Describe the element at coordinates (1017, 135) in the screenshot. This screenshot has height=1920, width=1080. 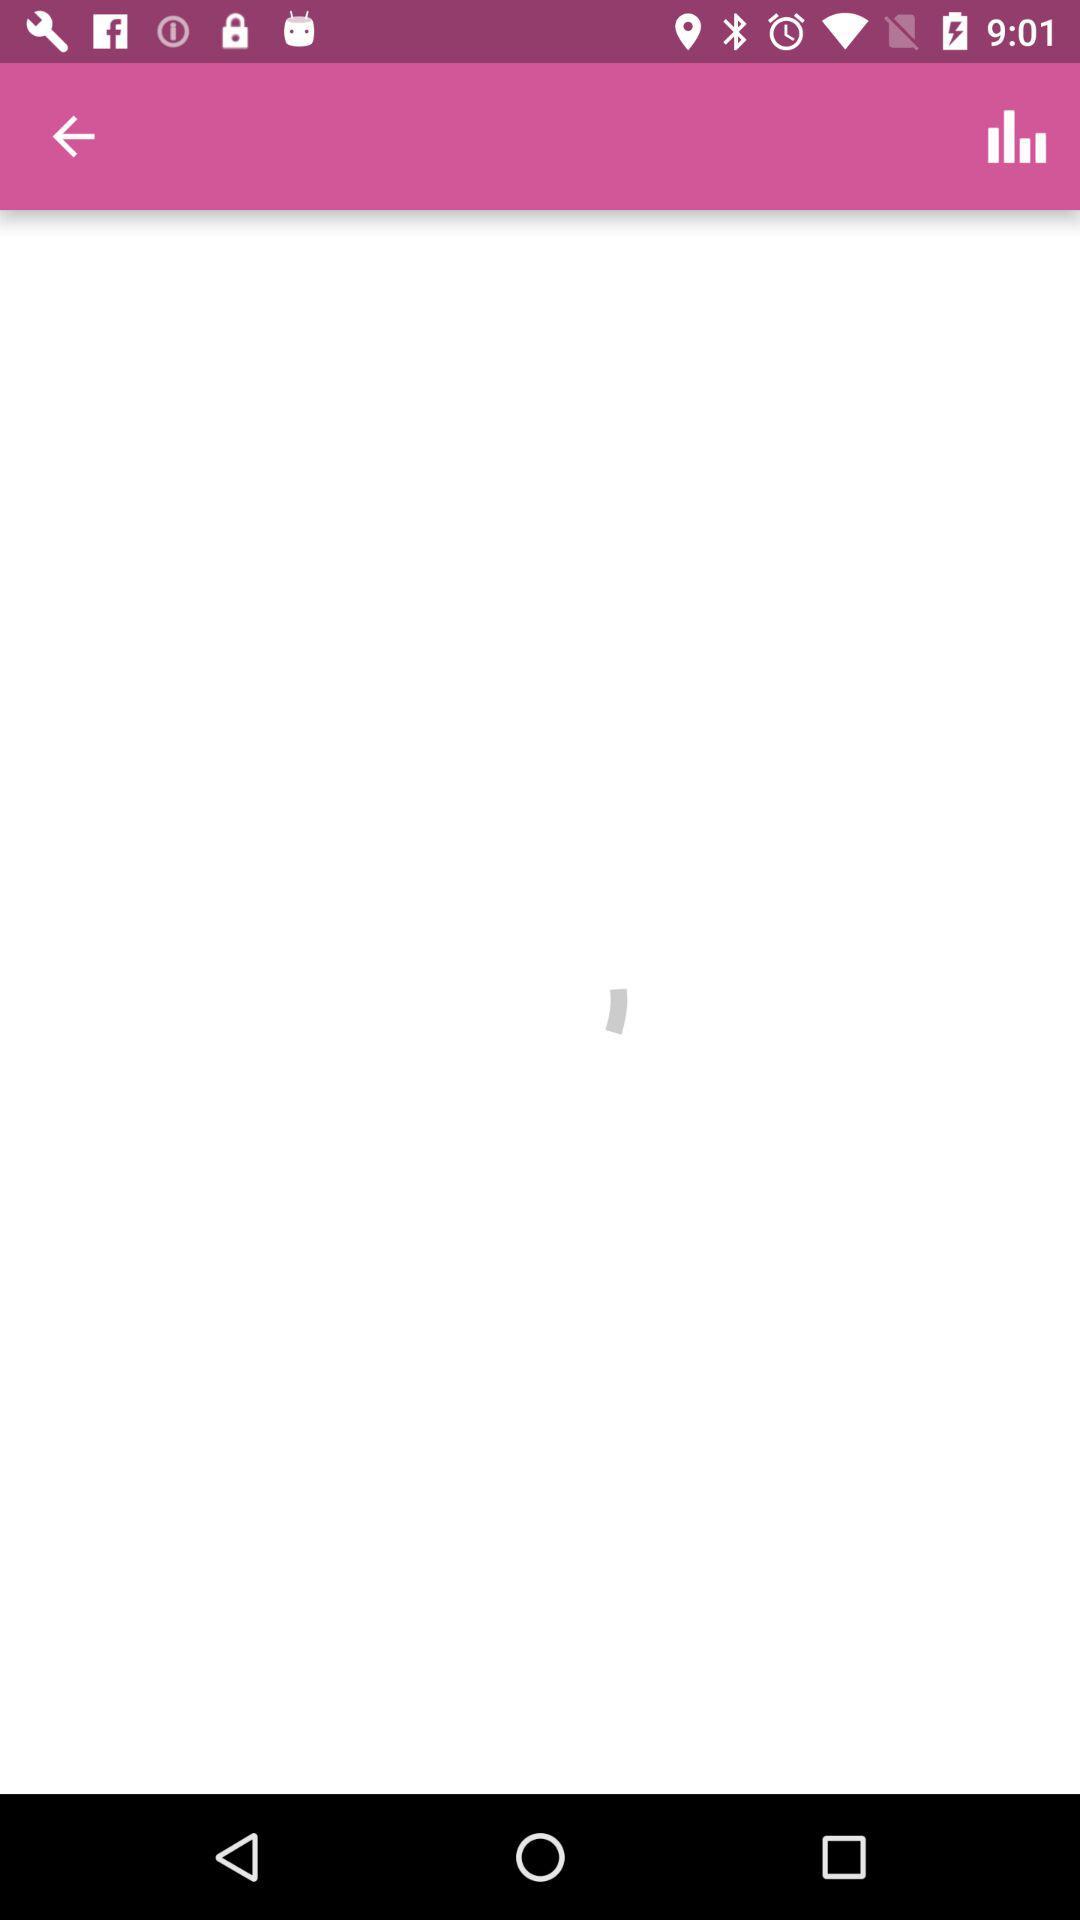
I see `the icon at the top right corner` at that location.